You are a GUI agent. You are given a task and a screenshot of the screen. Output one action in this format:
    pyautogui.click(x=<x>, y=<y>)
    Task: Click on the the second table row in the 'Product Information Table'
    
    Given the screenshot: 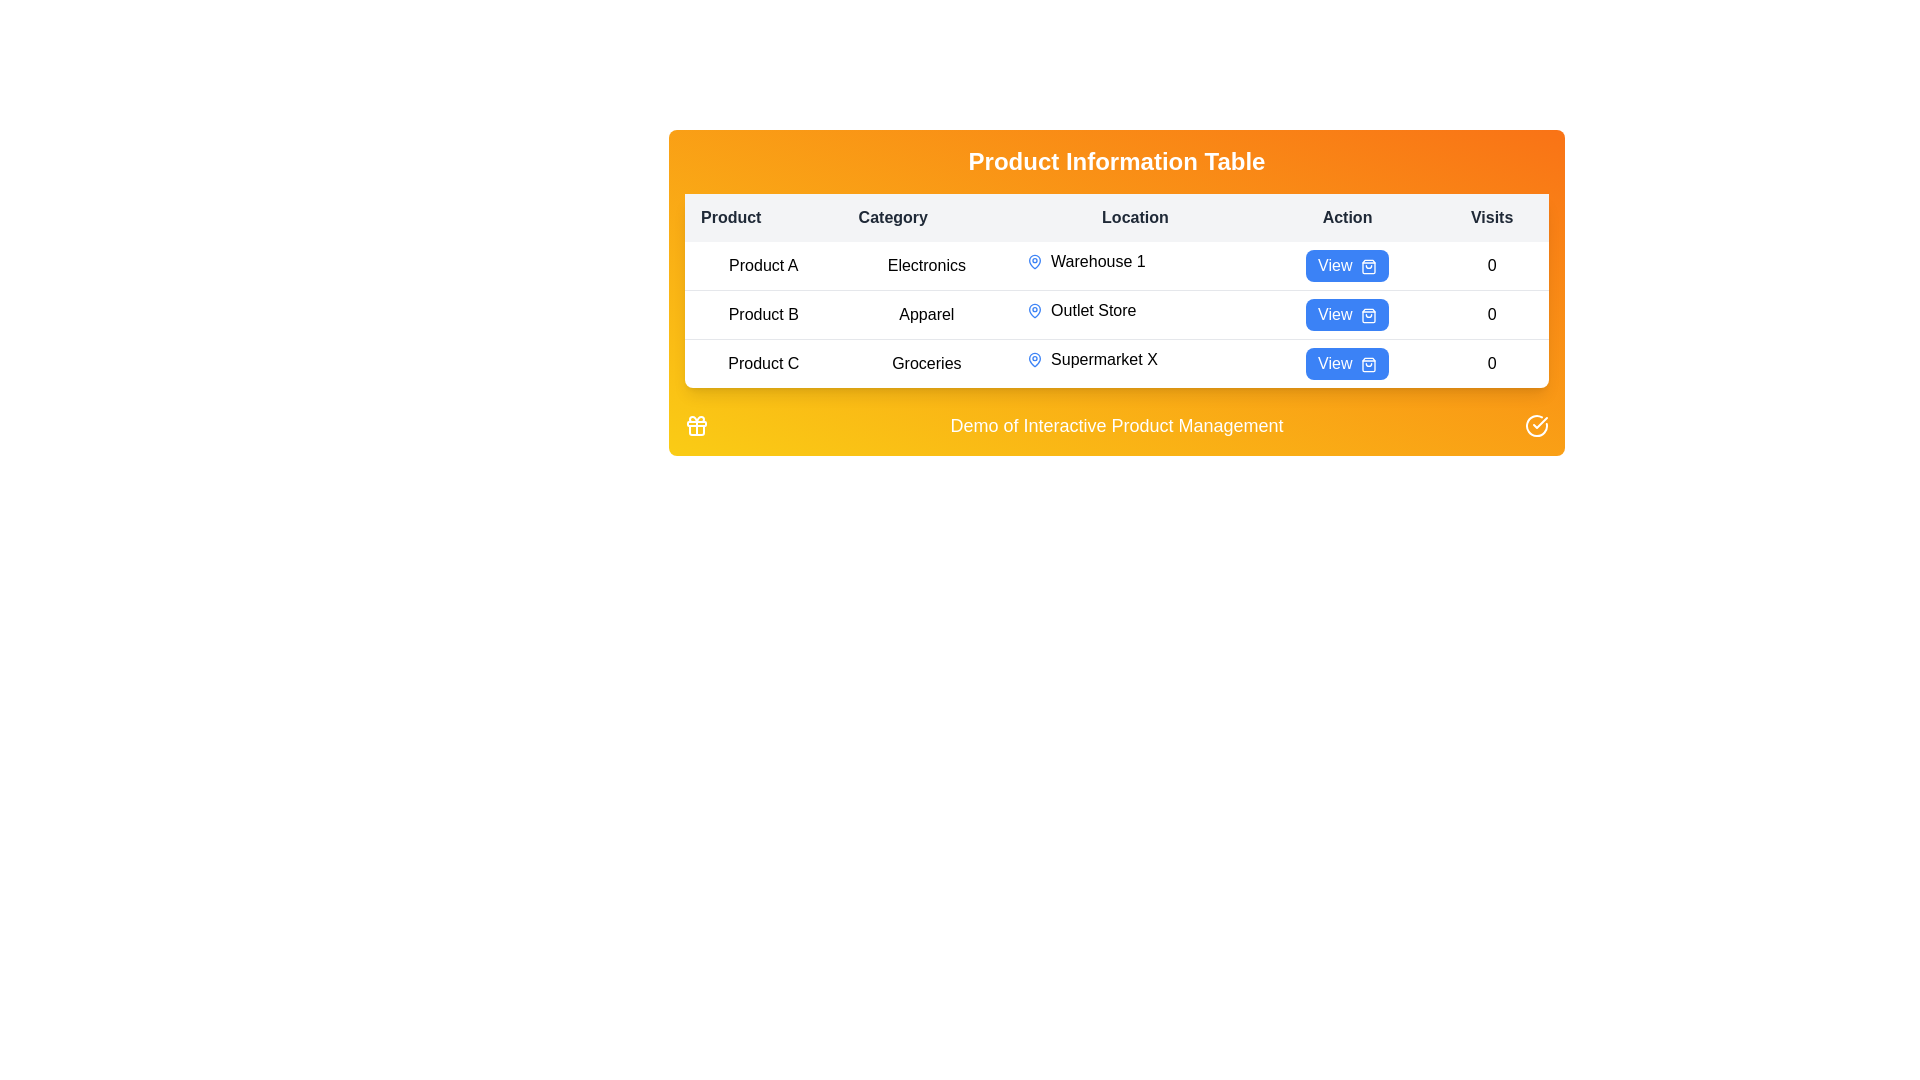 What is the action you would take?
    pyautogui.click(x=1116, y=315)
    